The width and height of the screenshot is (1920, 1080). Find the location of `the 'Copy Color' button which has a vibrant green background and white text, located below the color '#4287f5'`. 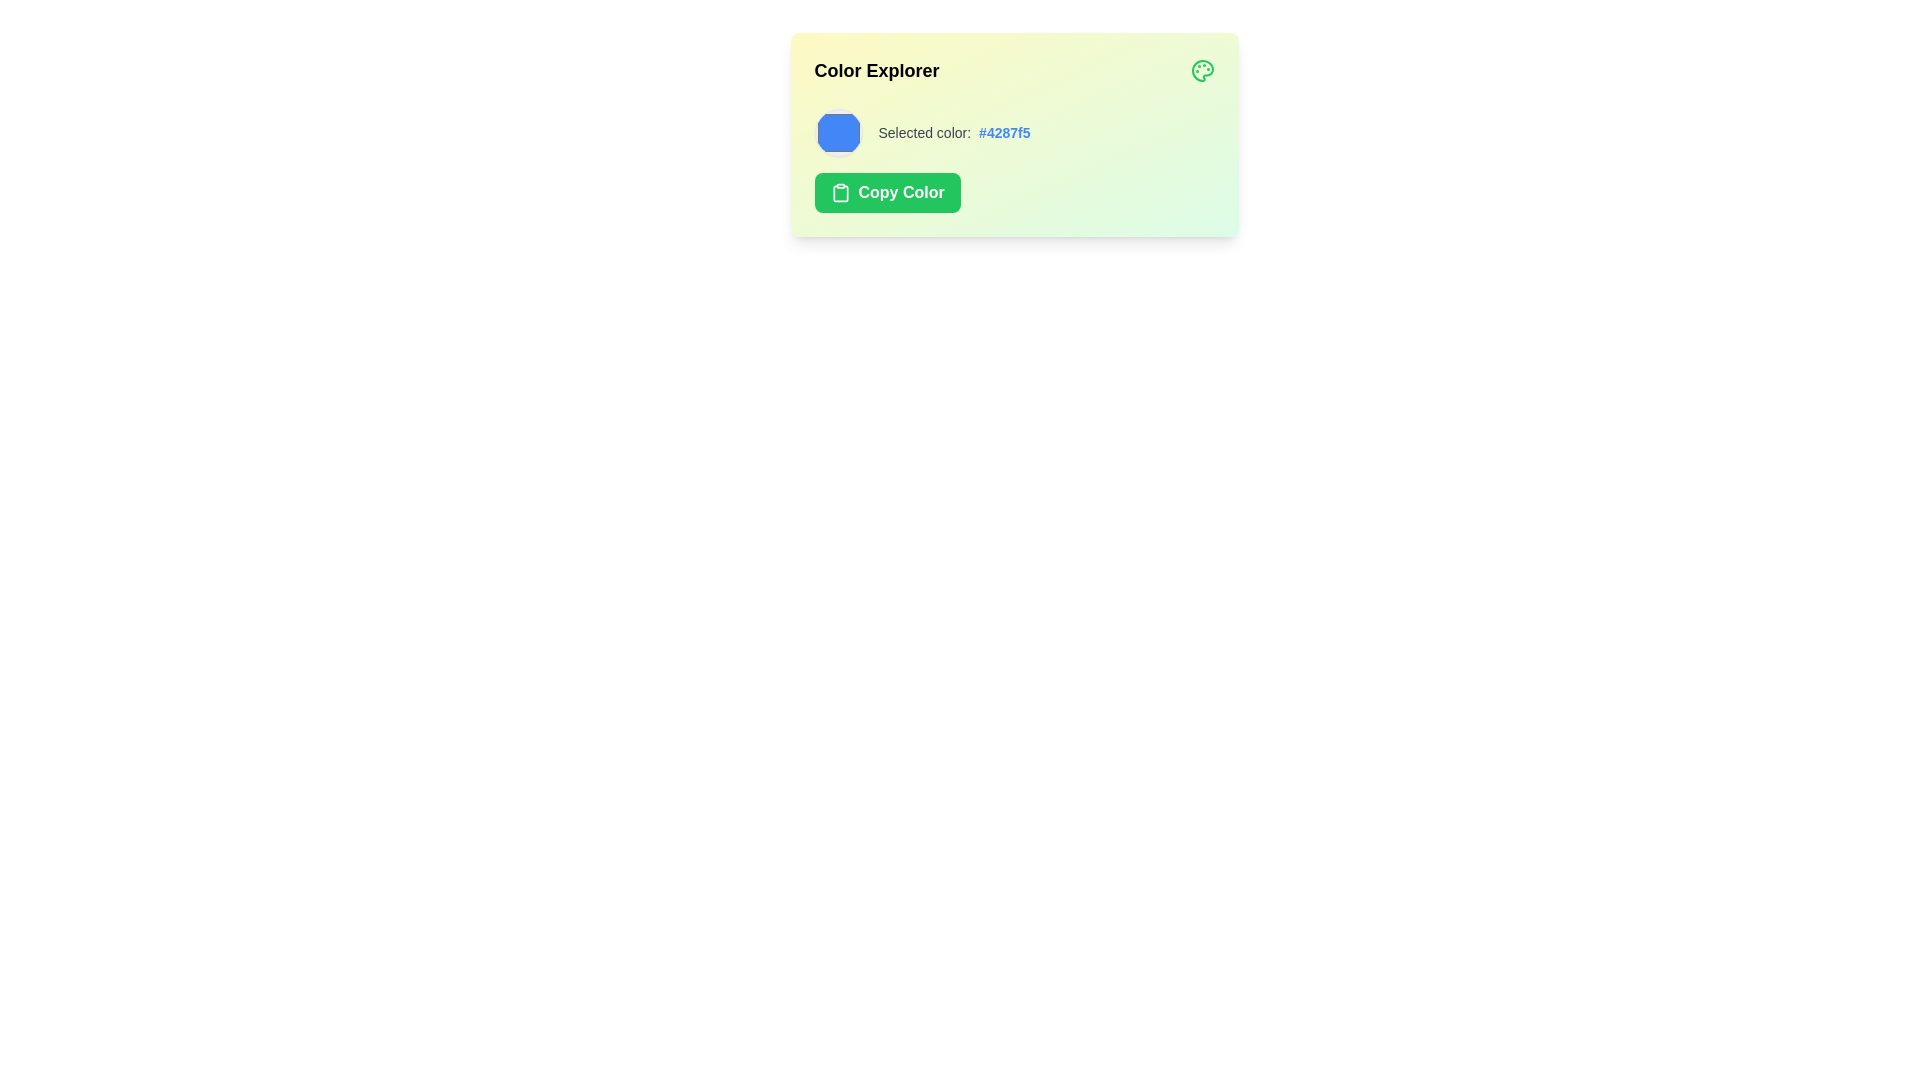

the 'Copy Color' button which has a vibrant green background and white text, located below the color '#4287f5' is located at coordinates (886, 192).